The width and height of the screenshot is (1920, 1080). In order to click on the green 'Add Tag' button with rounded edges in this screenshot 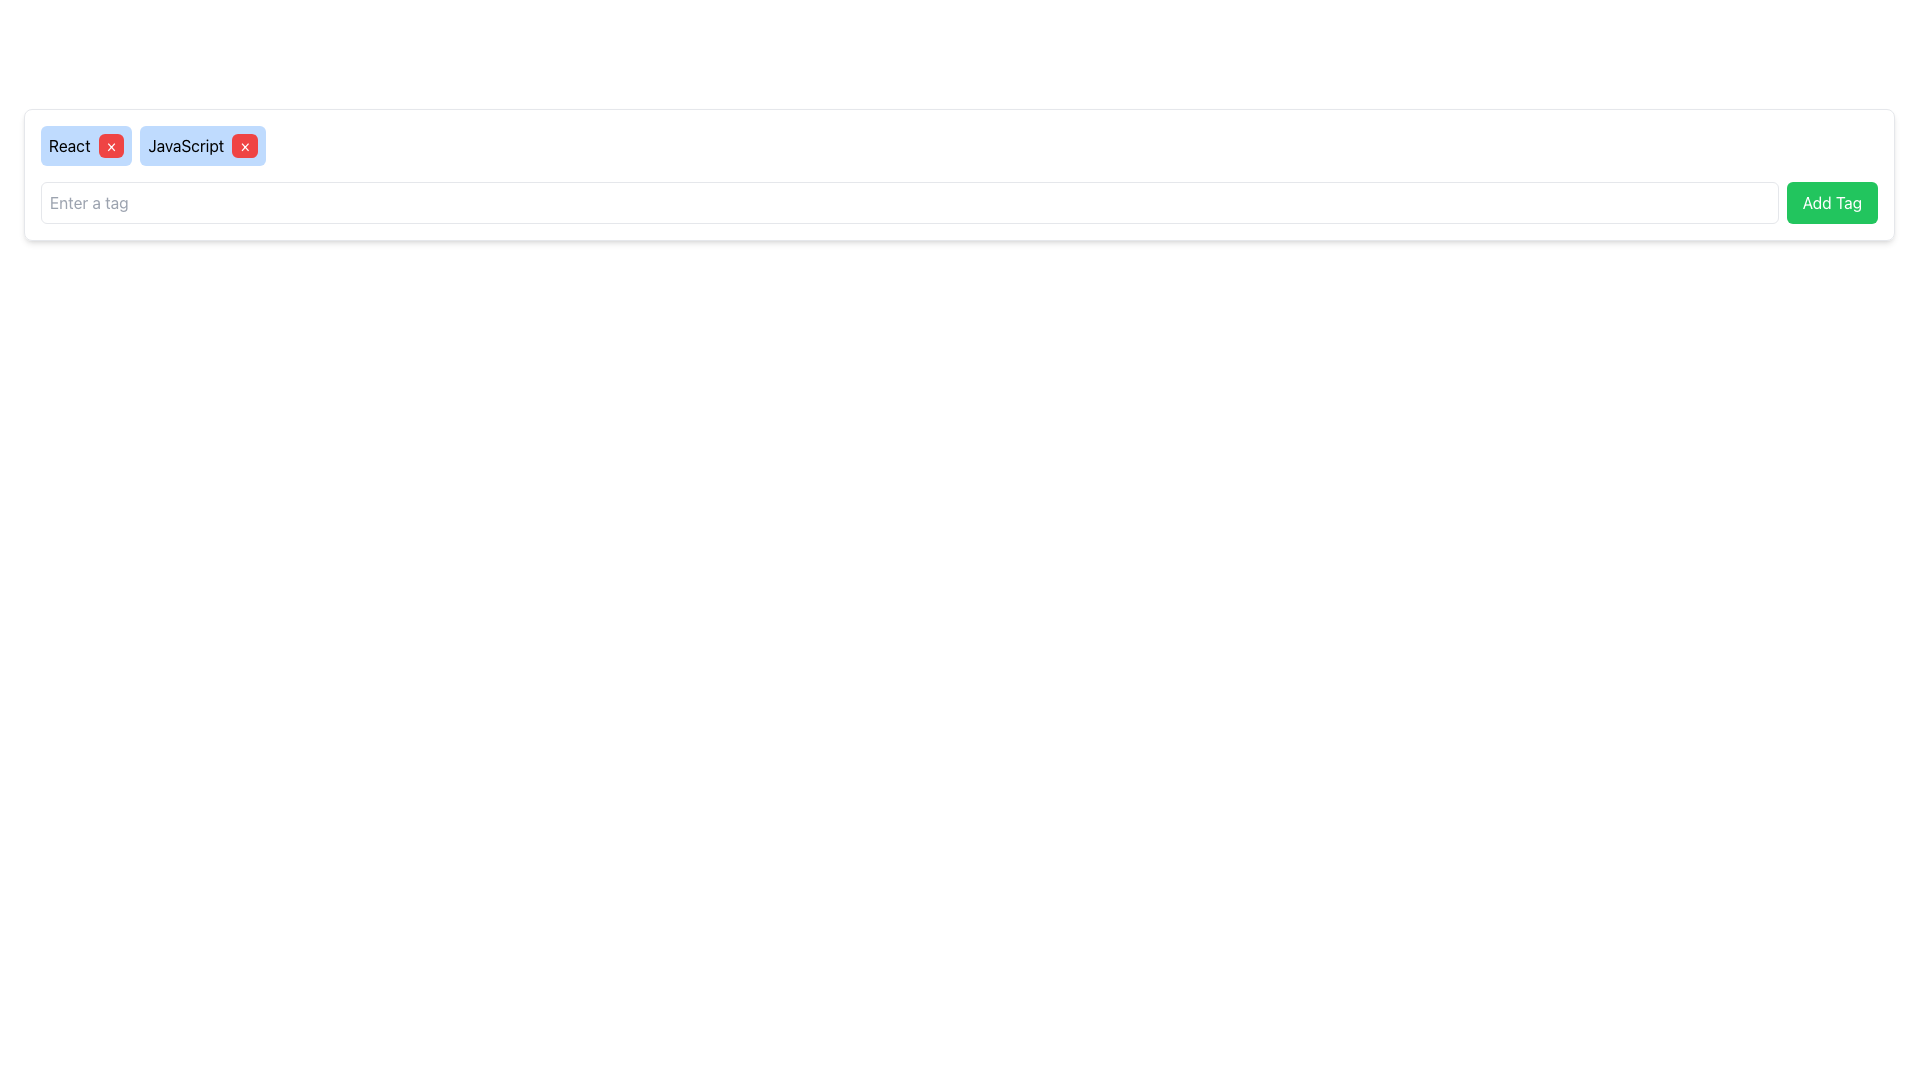, I will do `click(1832, 203)`.